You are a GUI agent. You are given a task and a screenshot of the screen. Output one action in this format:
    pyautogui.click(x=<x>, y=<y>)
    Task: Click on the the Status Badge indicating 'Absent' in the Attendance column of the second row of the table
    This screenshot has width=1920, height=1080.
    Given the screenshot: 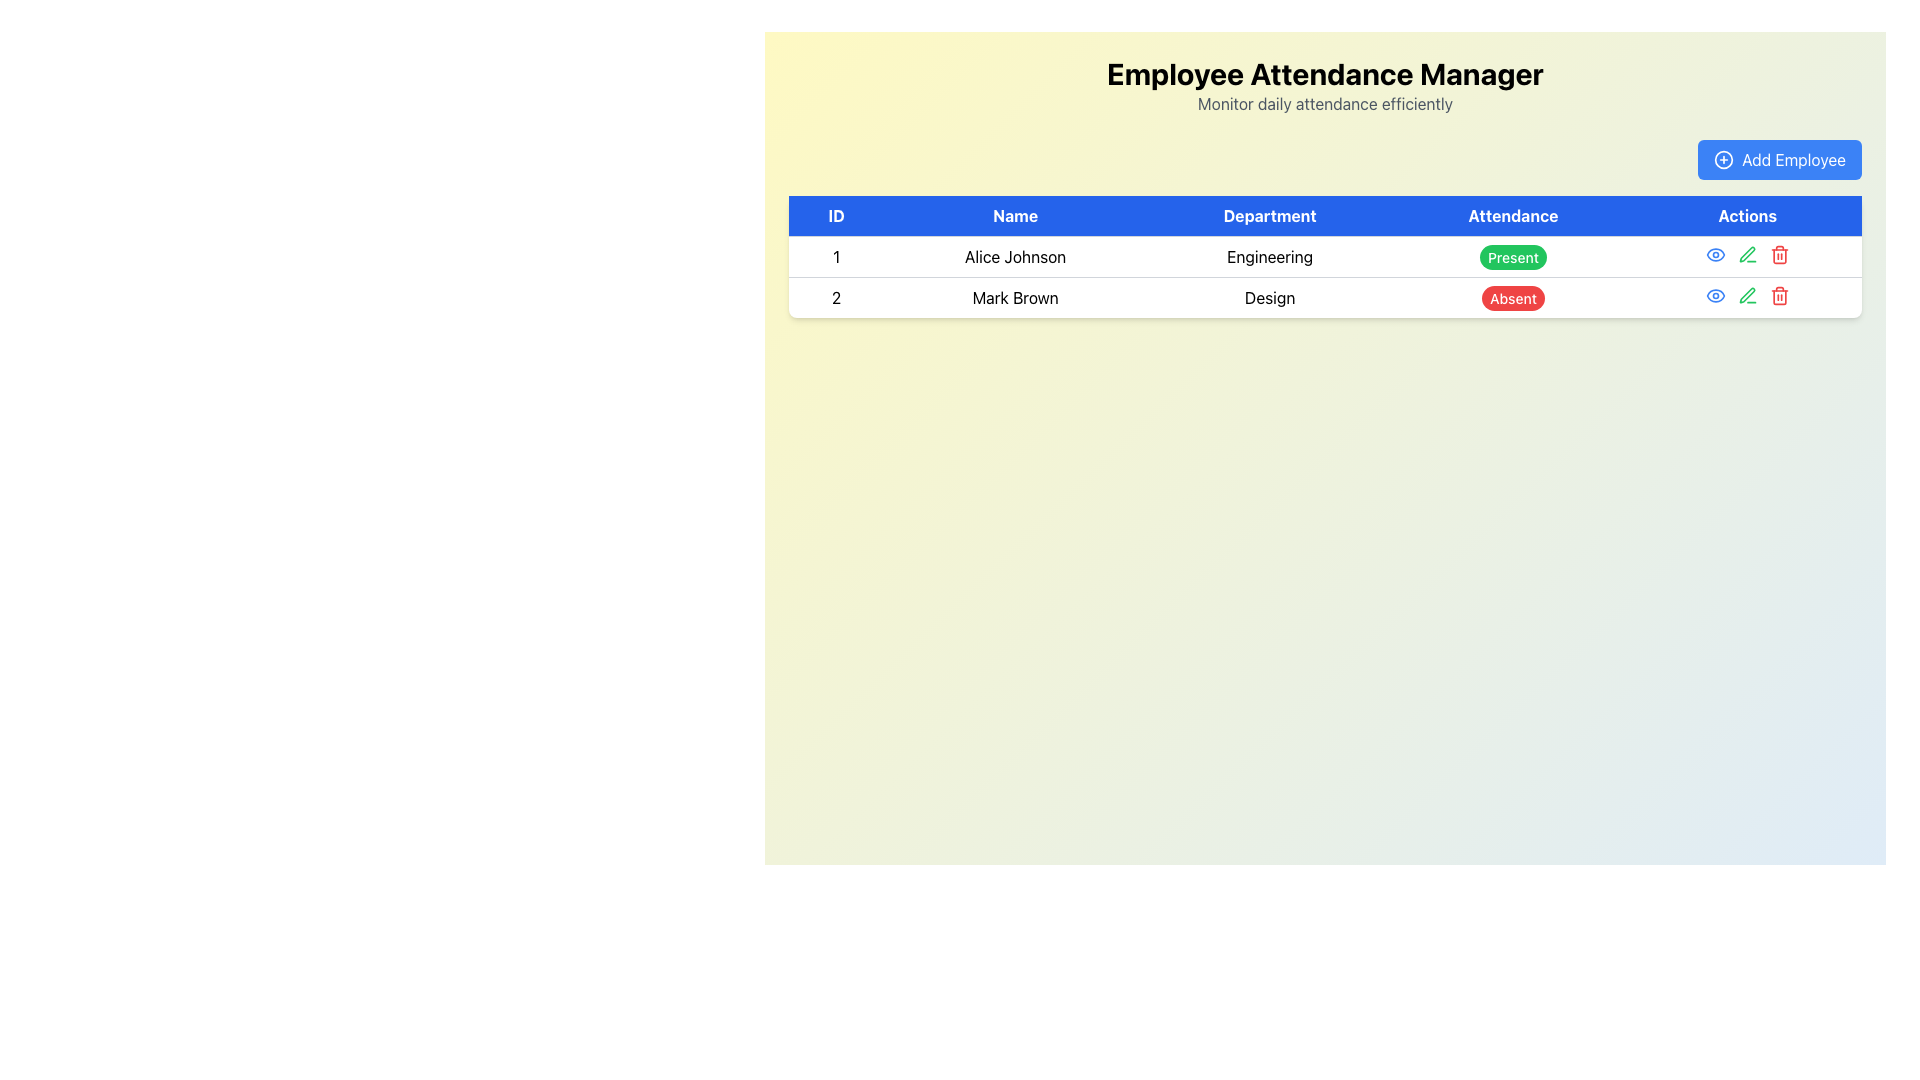 What is the action you would take?
    pyautogui.click(x=1513, y=297)
    